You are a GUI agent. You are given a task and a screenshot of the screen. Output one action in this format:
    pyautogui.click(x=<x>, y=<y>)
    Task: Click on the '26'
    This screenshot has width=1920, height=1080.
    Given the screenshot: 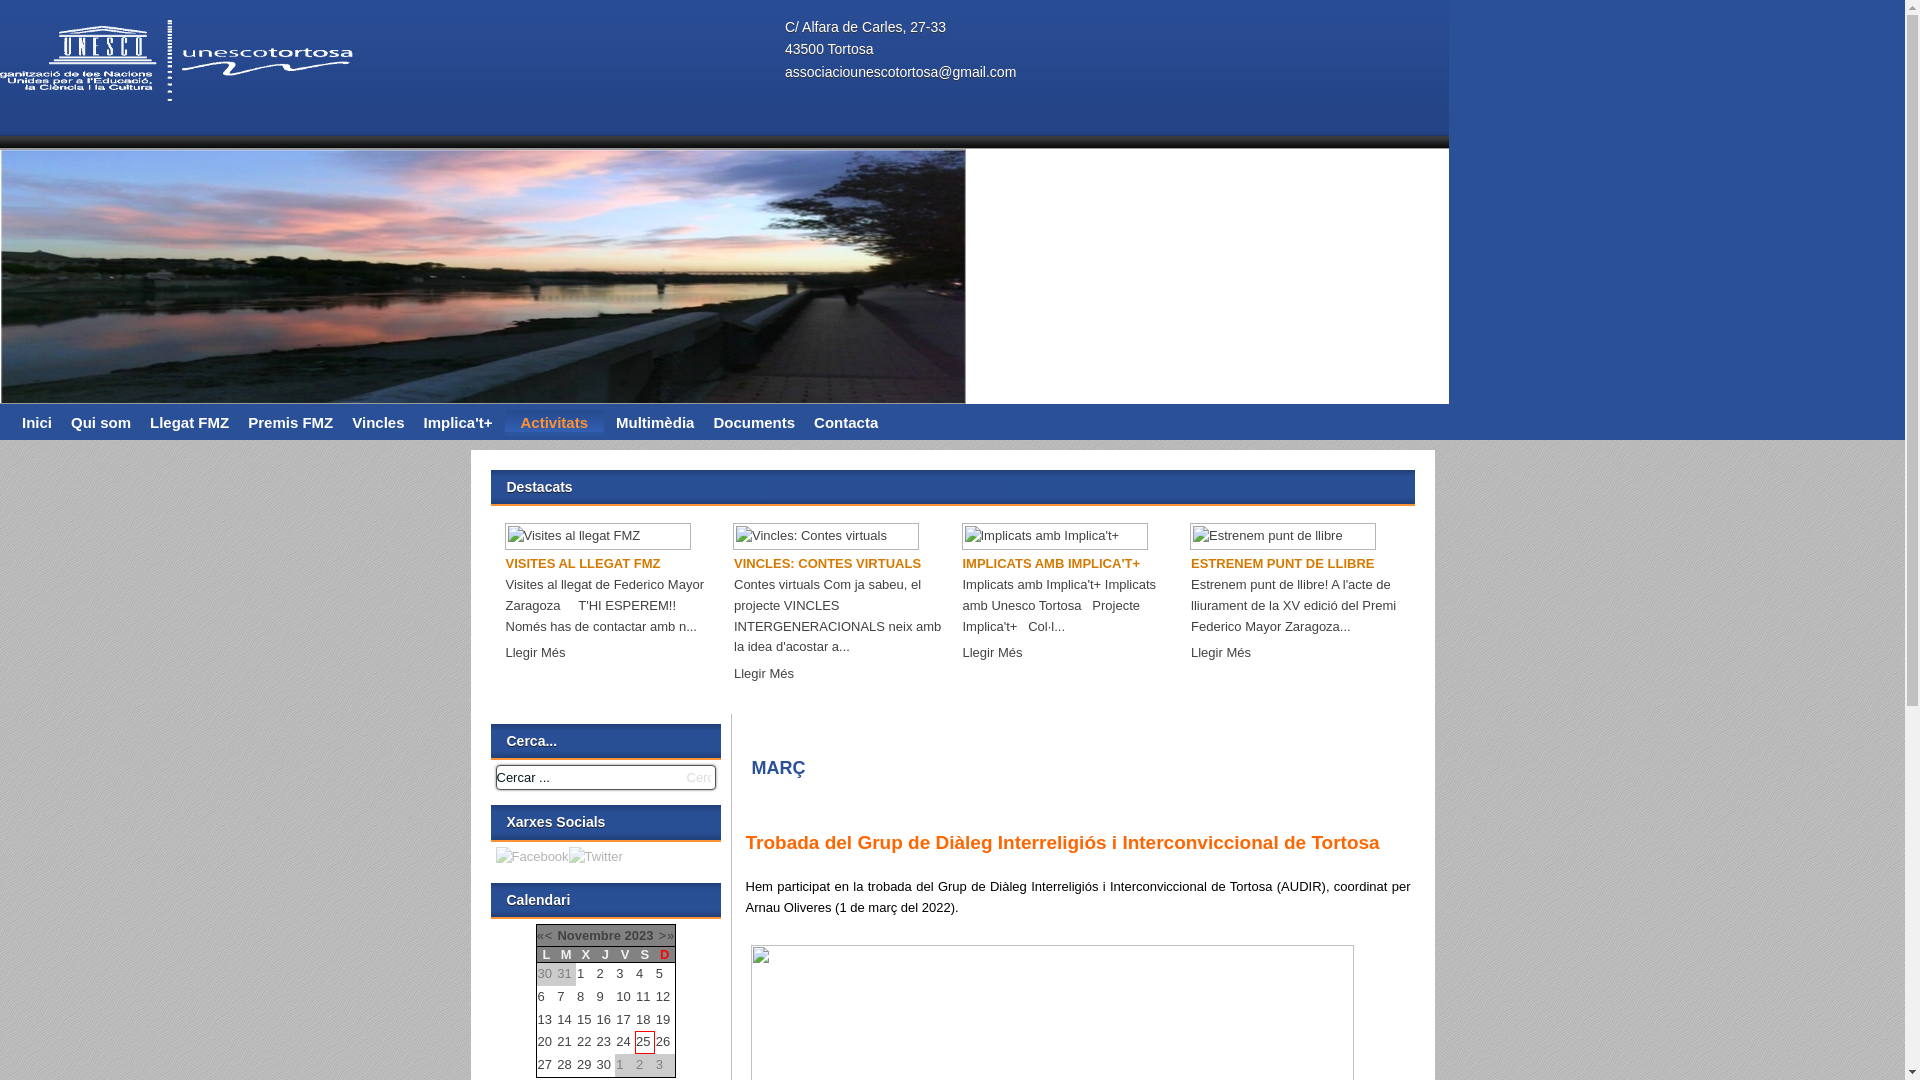 What is the action you would take?
    pyautogui.click(x=662, y=1040)
    